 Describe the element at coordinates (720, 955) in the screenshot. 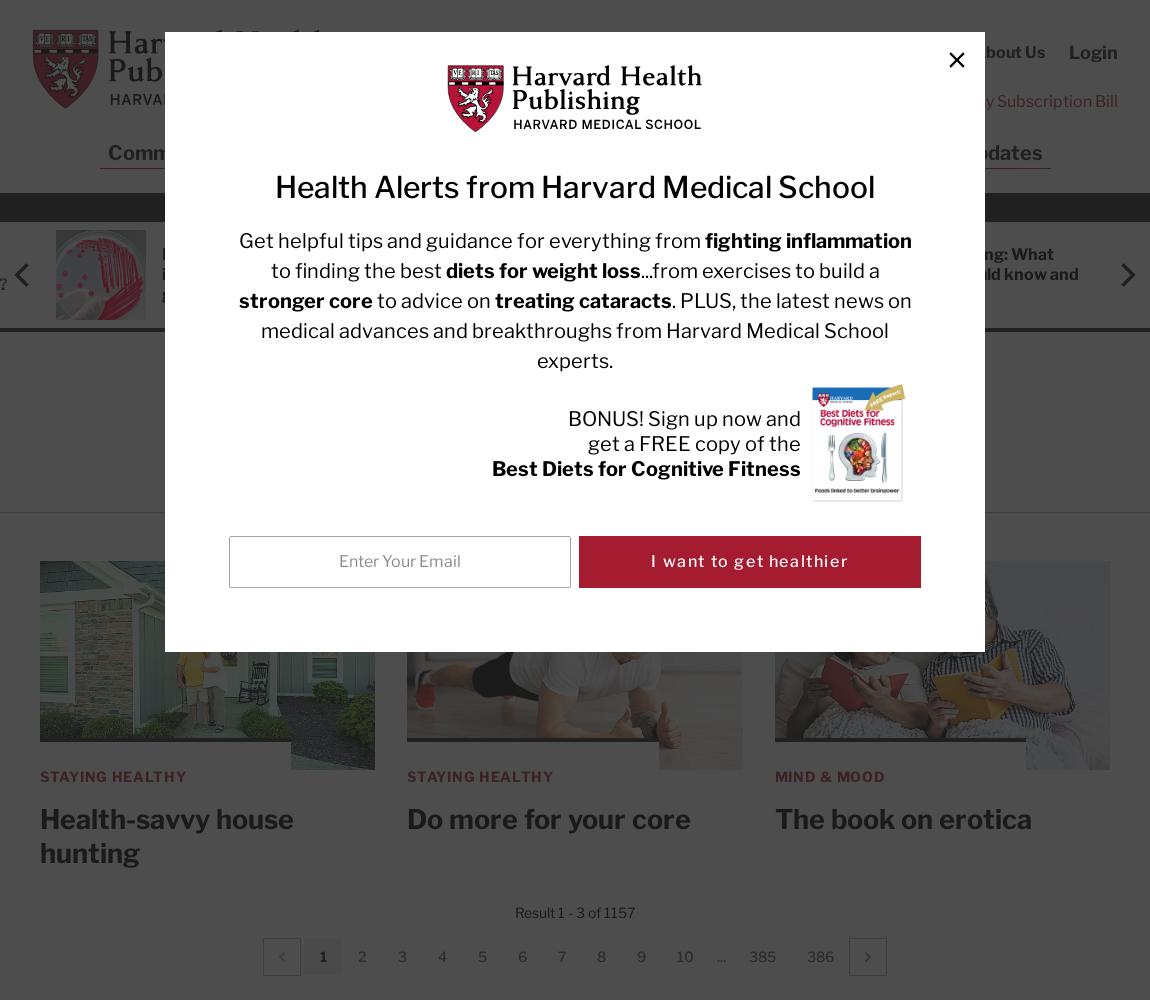

I see `'...'` at that location.